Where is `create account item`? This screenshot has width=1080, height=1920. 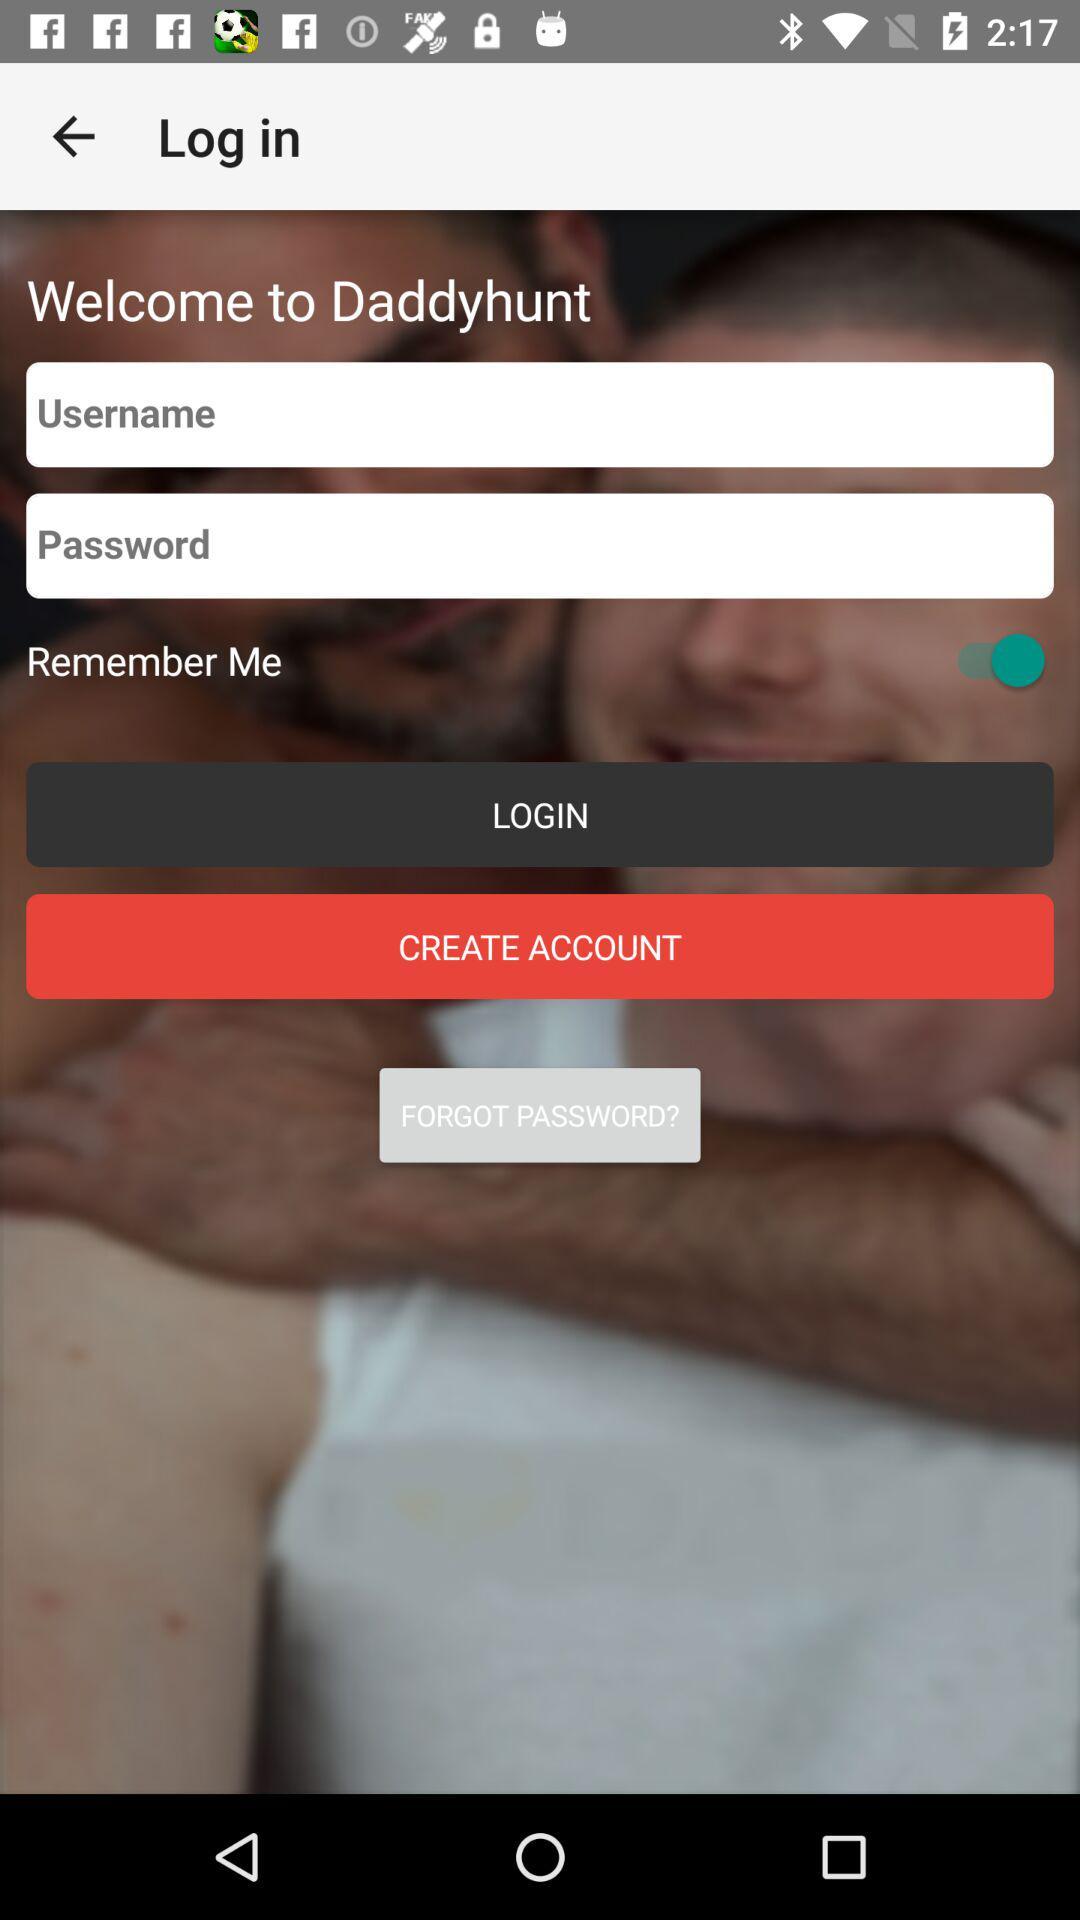 create account item is located at coordinates (540, 945).